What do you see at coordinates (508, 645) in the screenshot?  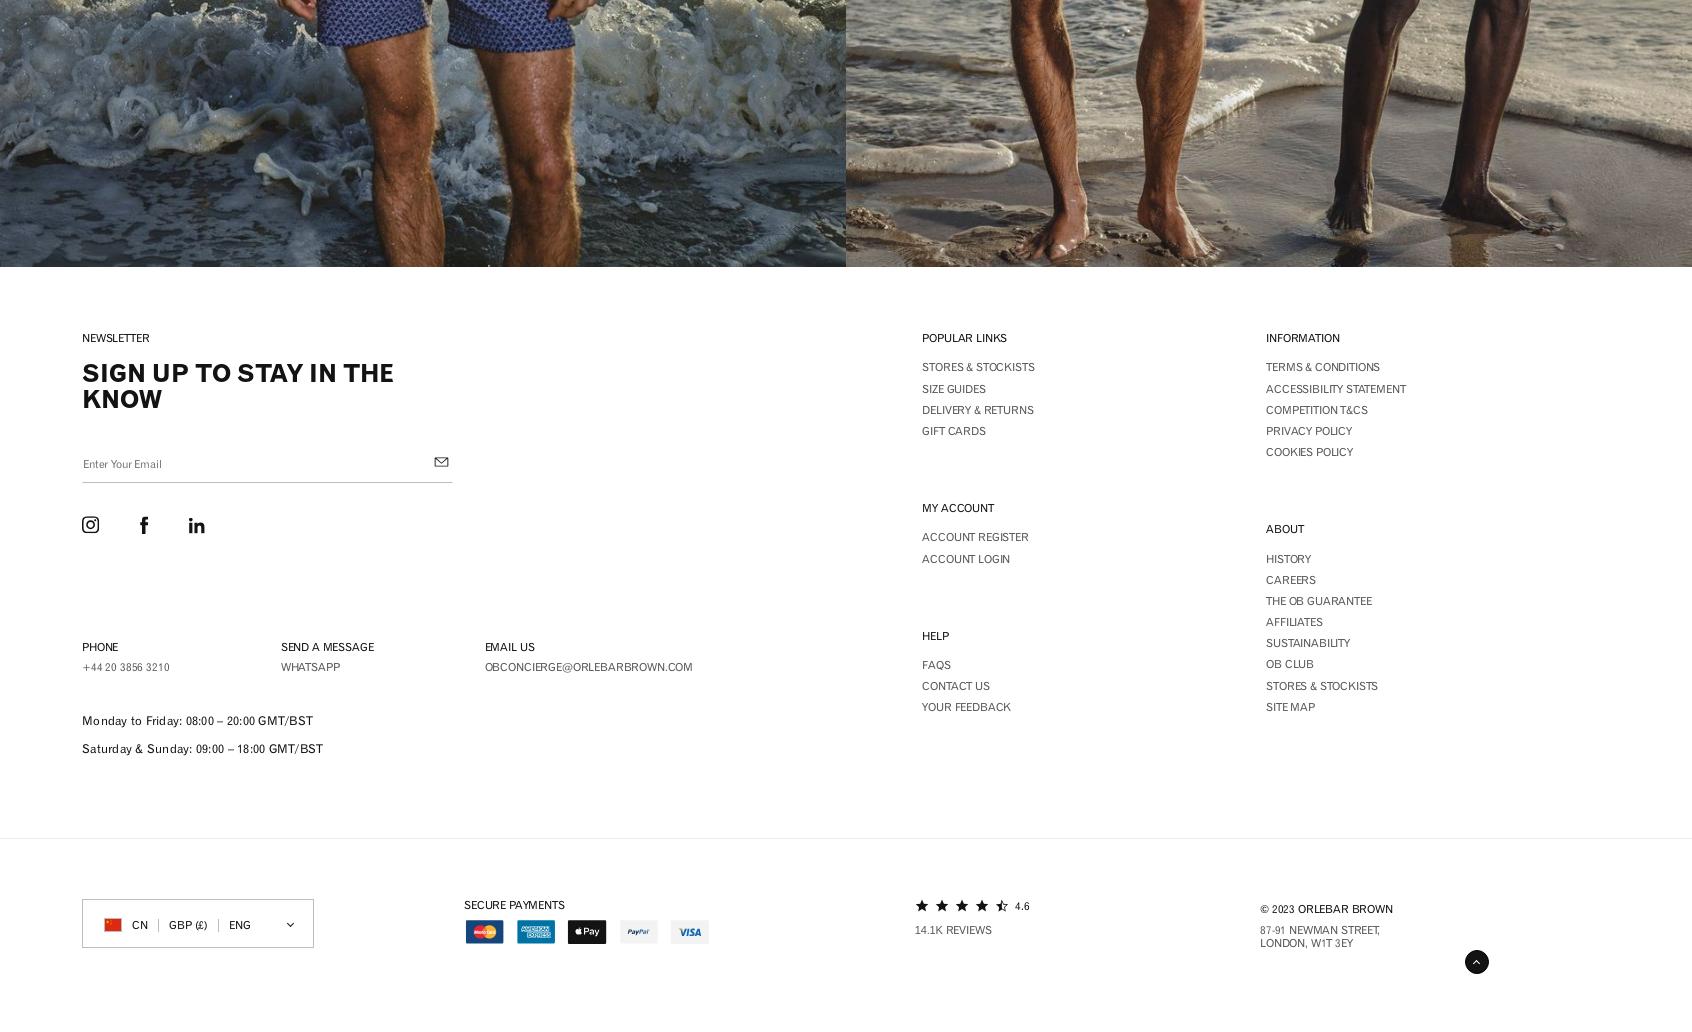 I see `'Email us'` at bounding box center [508, 645].